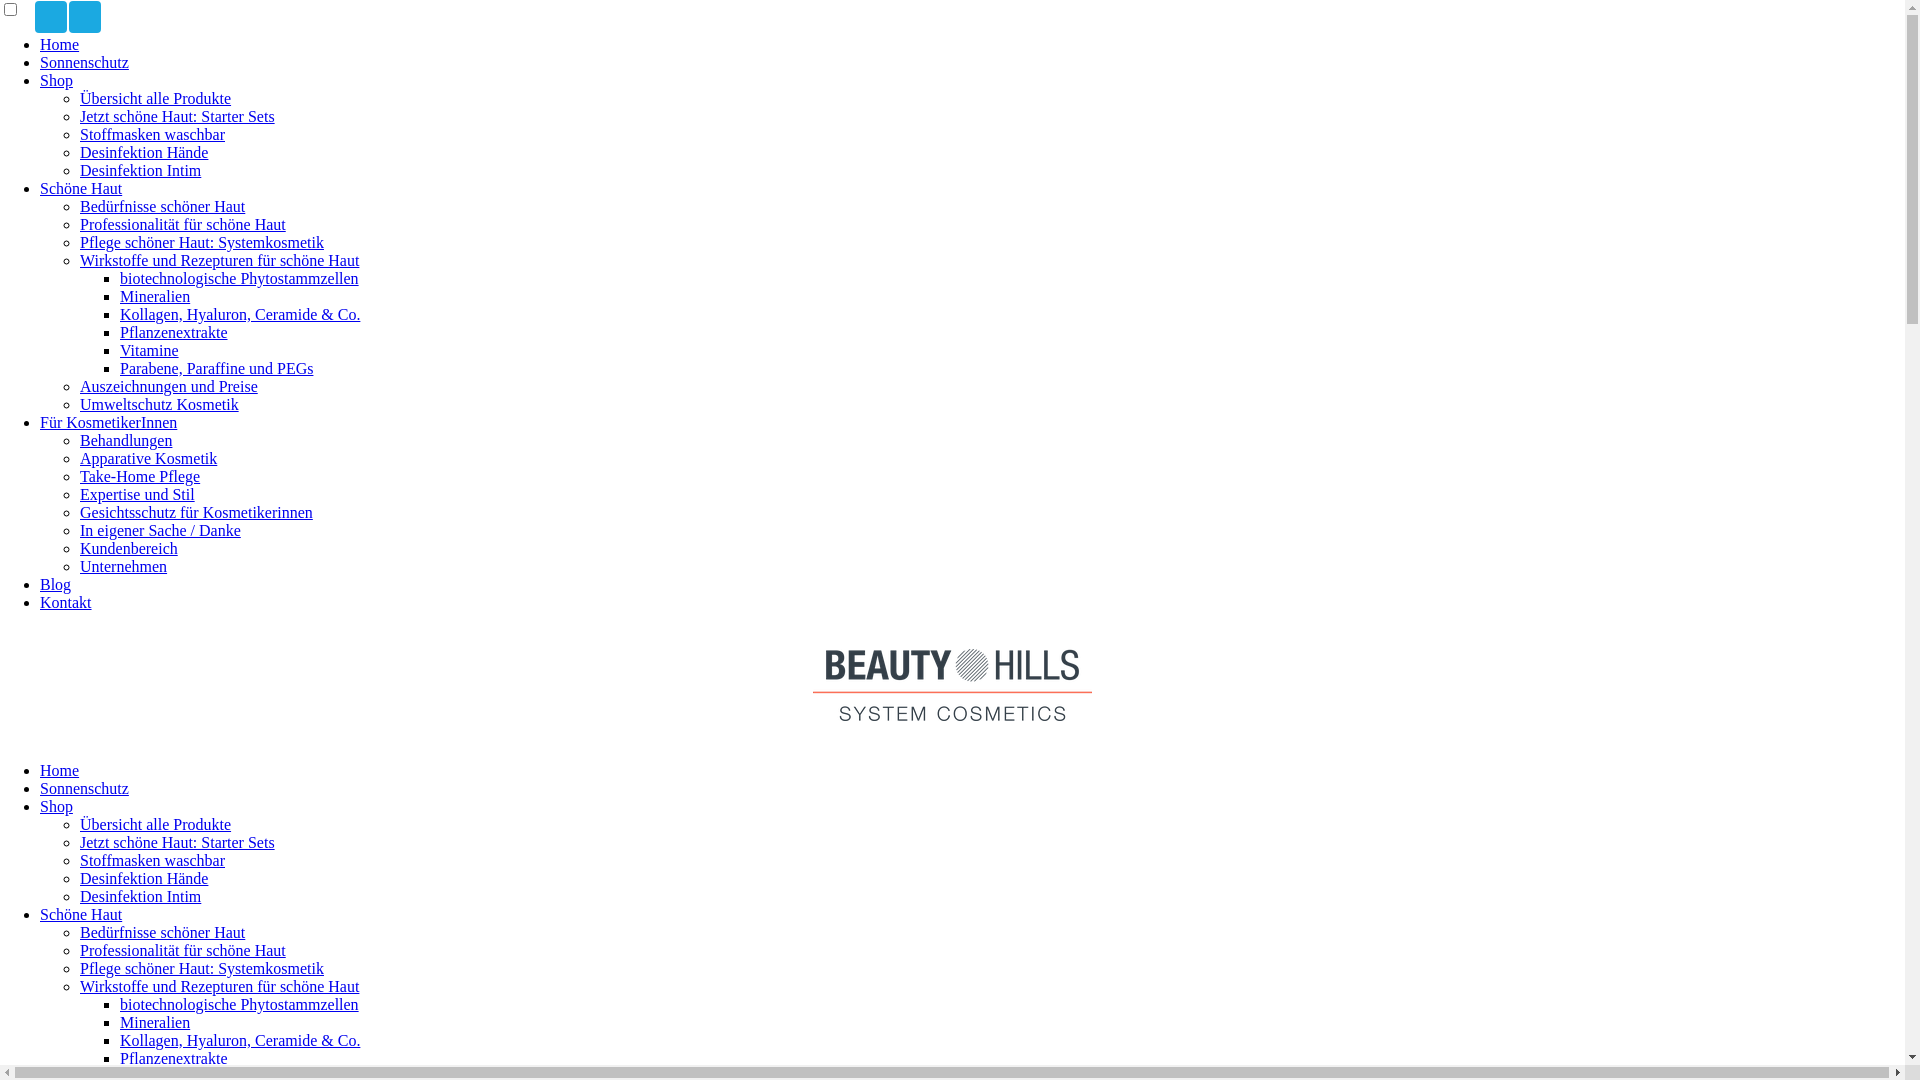 Image resolution: width=1920 pixels, height=1080 pixels. What do you see at coordinates (240, 314) in the screenshot?
I see `'Kollagen, Hyaluron, Ceramide & Co.'` at bounding box center [240, 314].